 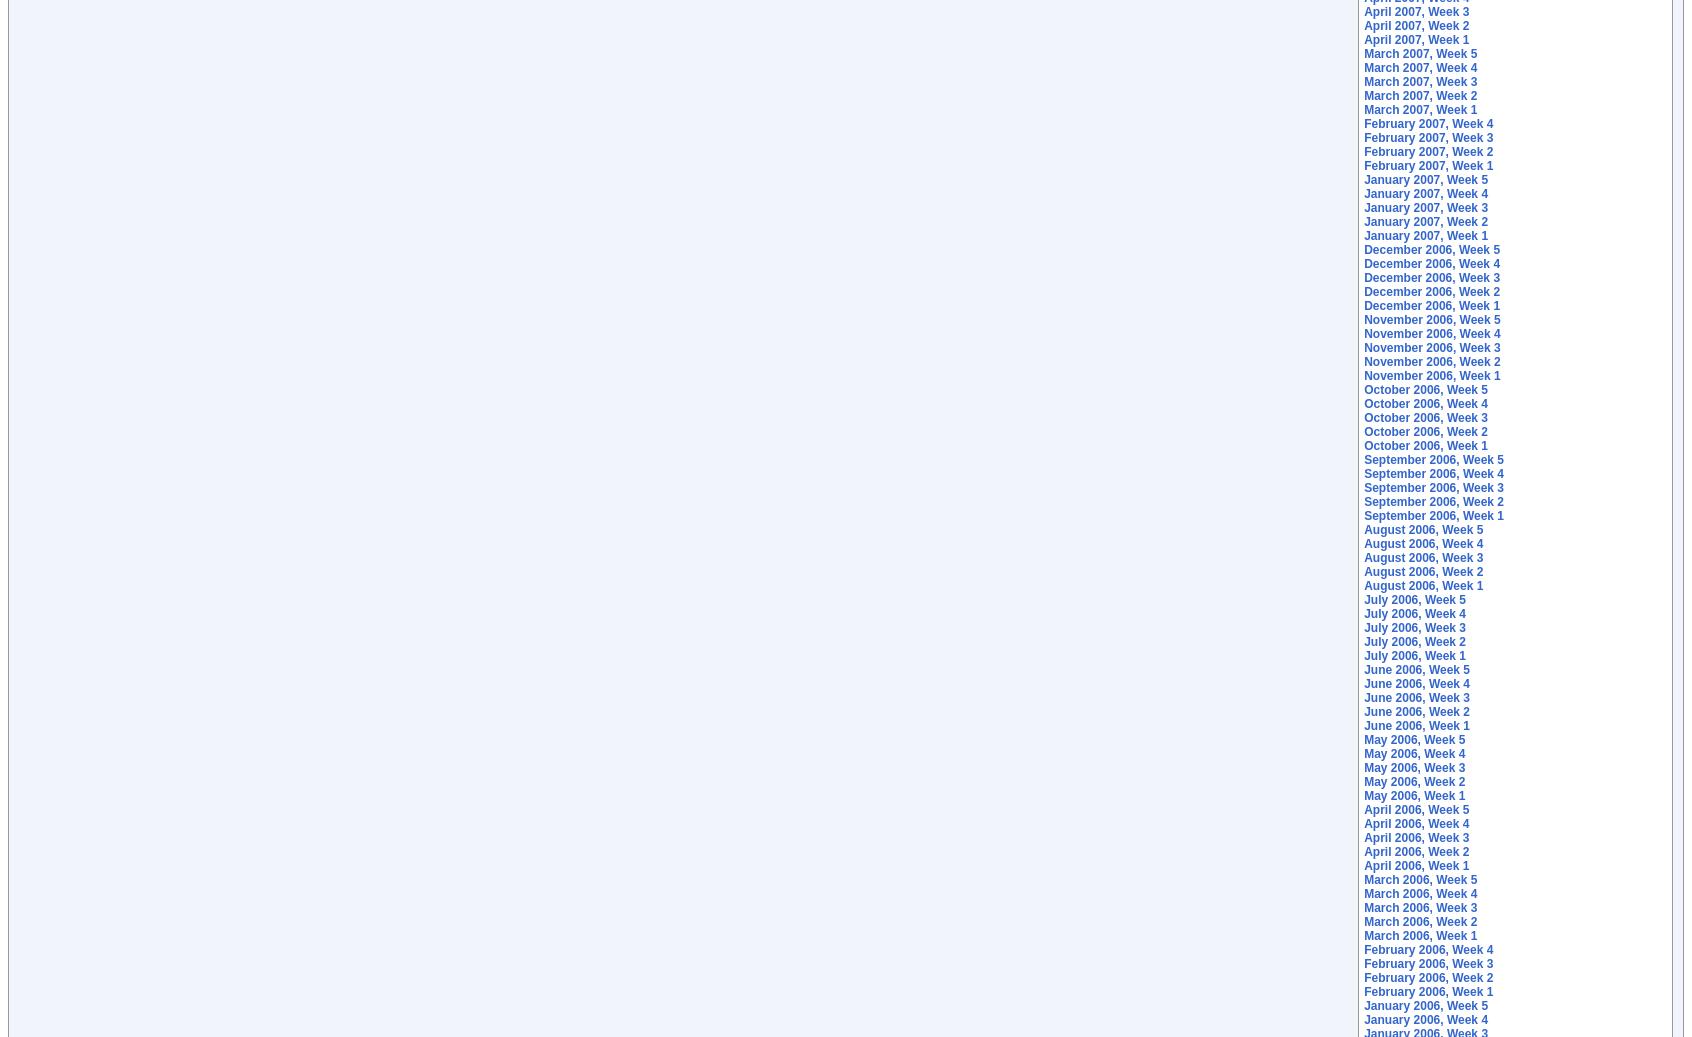 What do you see at coordinates (1413, 754) in the screenshot?
I see `'May 2006, Week 4'` at bounding box center [1413, 754].